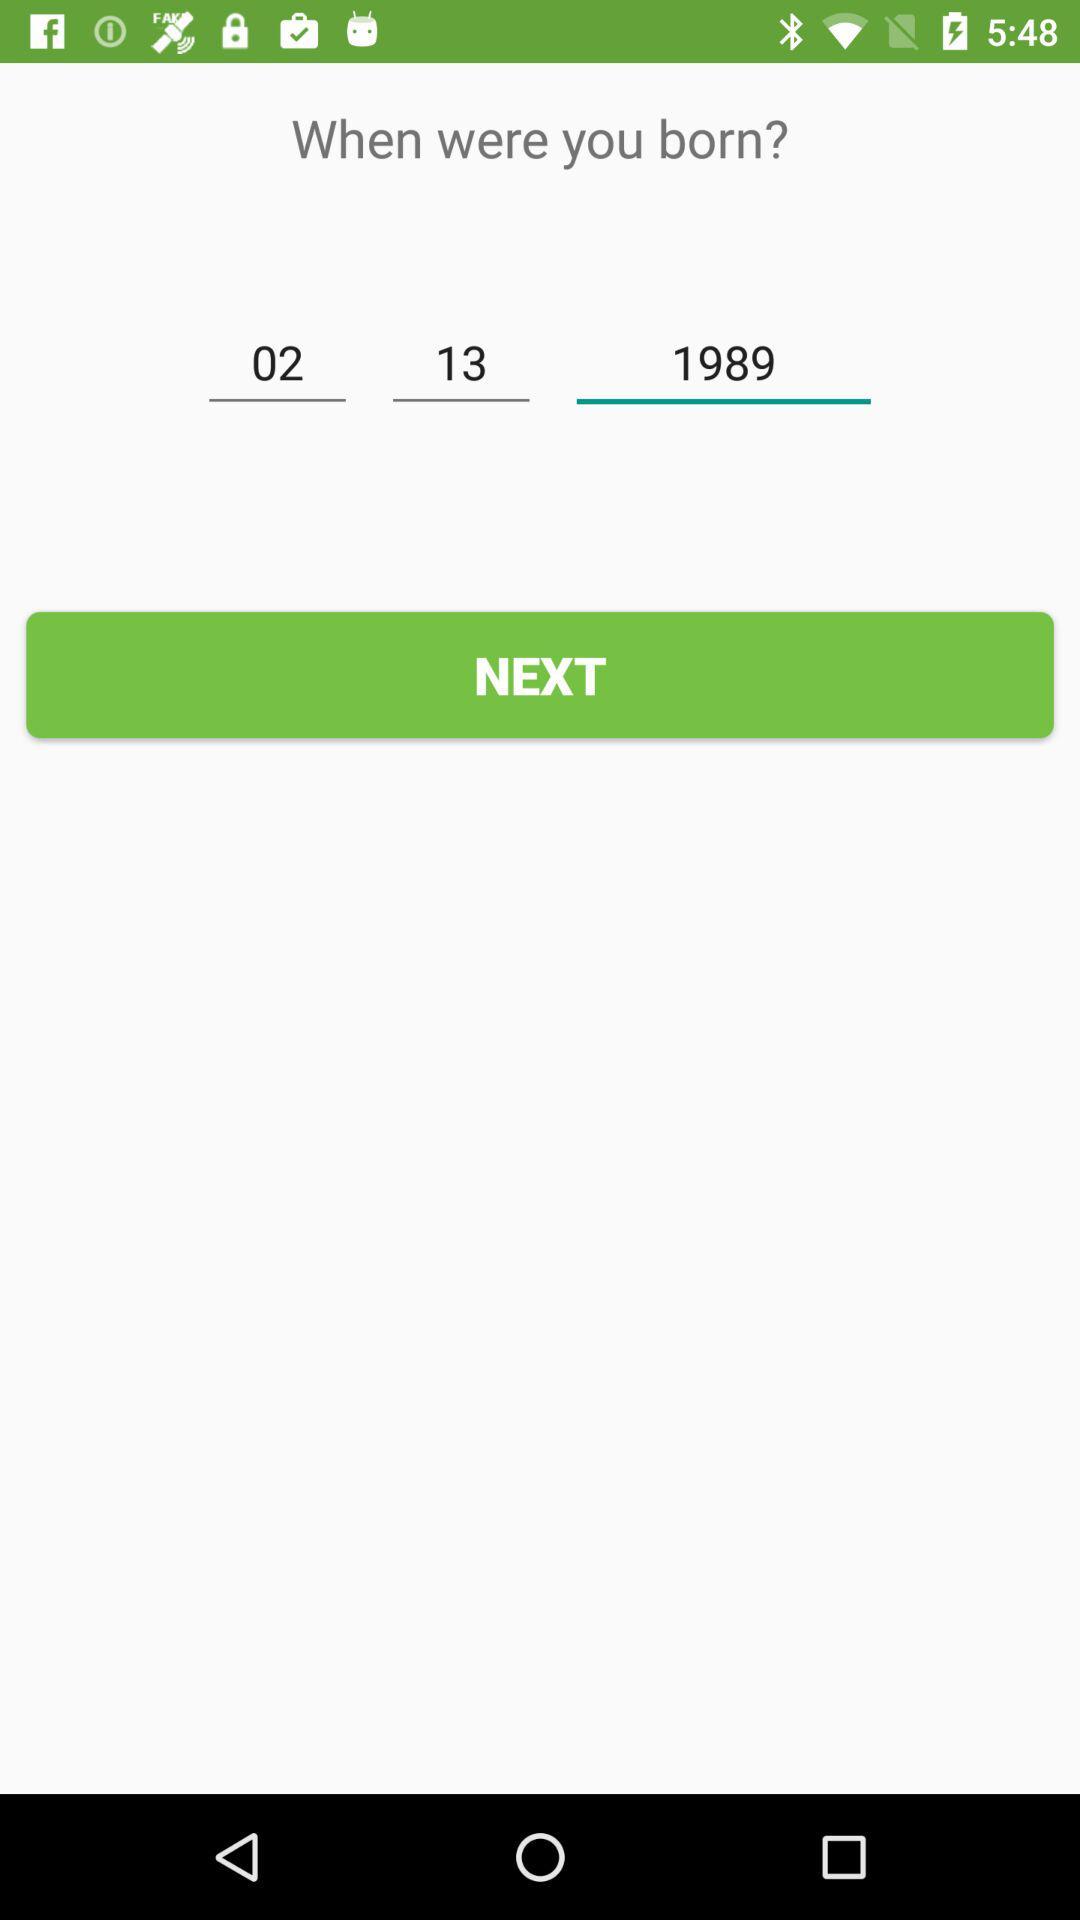 The height and width of the screenshot is (1920, 1080). Describe the element at coordinates (723, 363) in the screenshot. I see `icon above next icon` at that location.